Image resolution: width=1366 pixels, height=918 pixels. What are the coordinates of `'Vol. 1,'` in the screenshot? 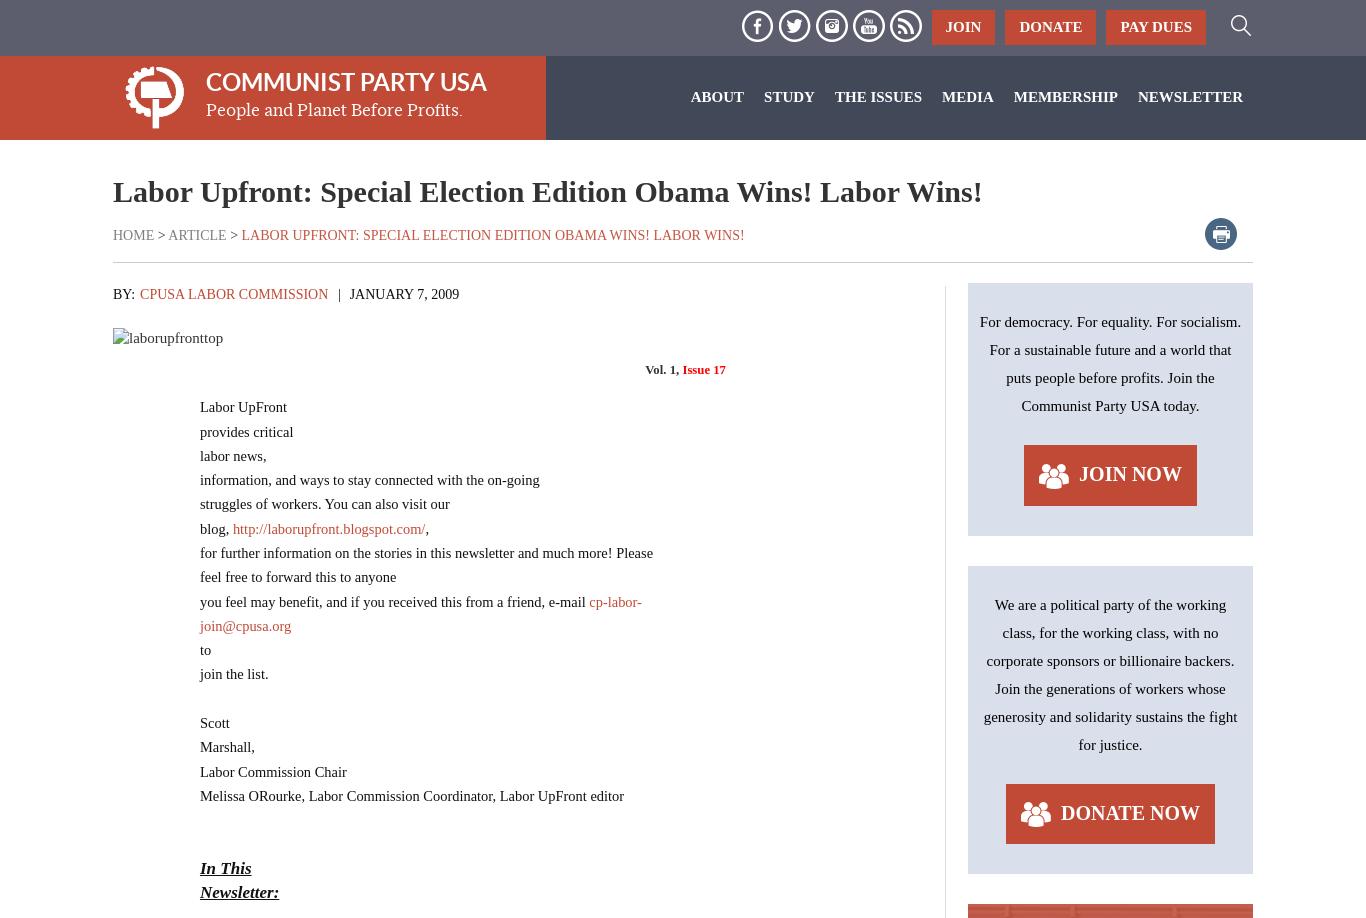 It's located at (662, 369).